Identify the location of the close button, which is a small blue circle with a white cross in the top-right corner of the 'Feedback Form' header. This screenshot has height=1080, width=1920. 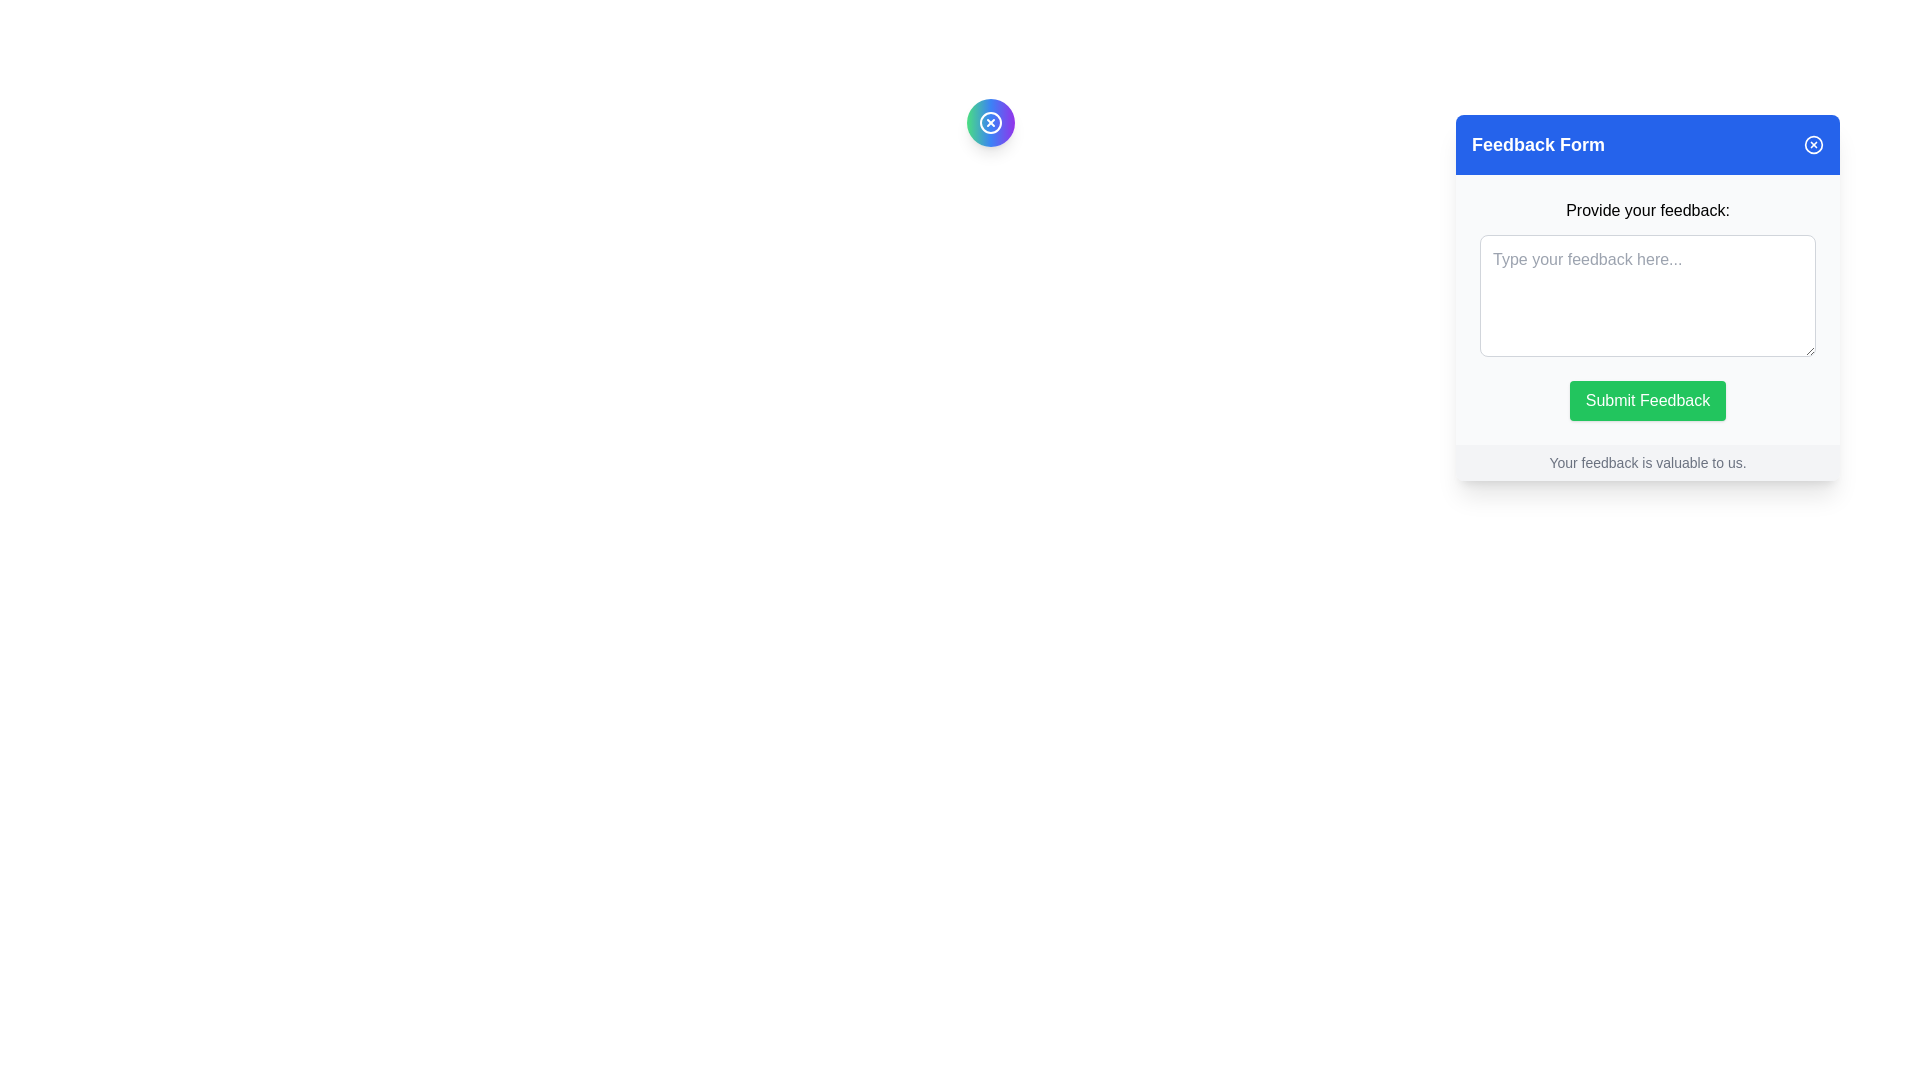
(1814, 144).